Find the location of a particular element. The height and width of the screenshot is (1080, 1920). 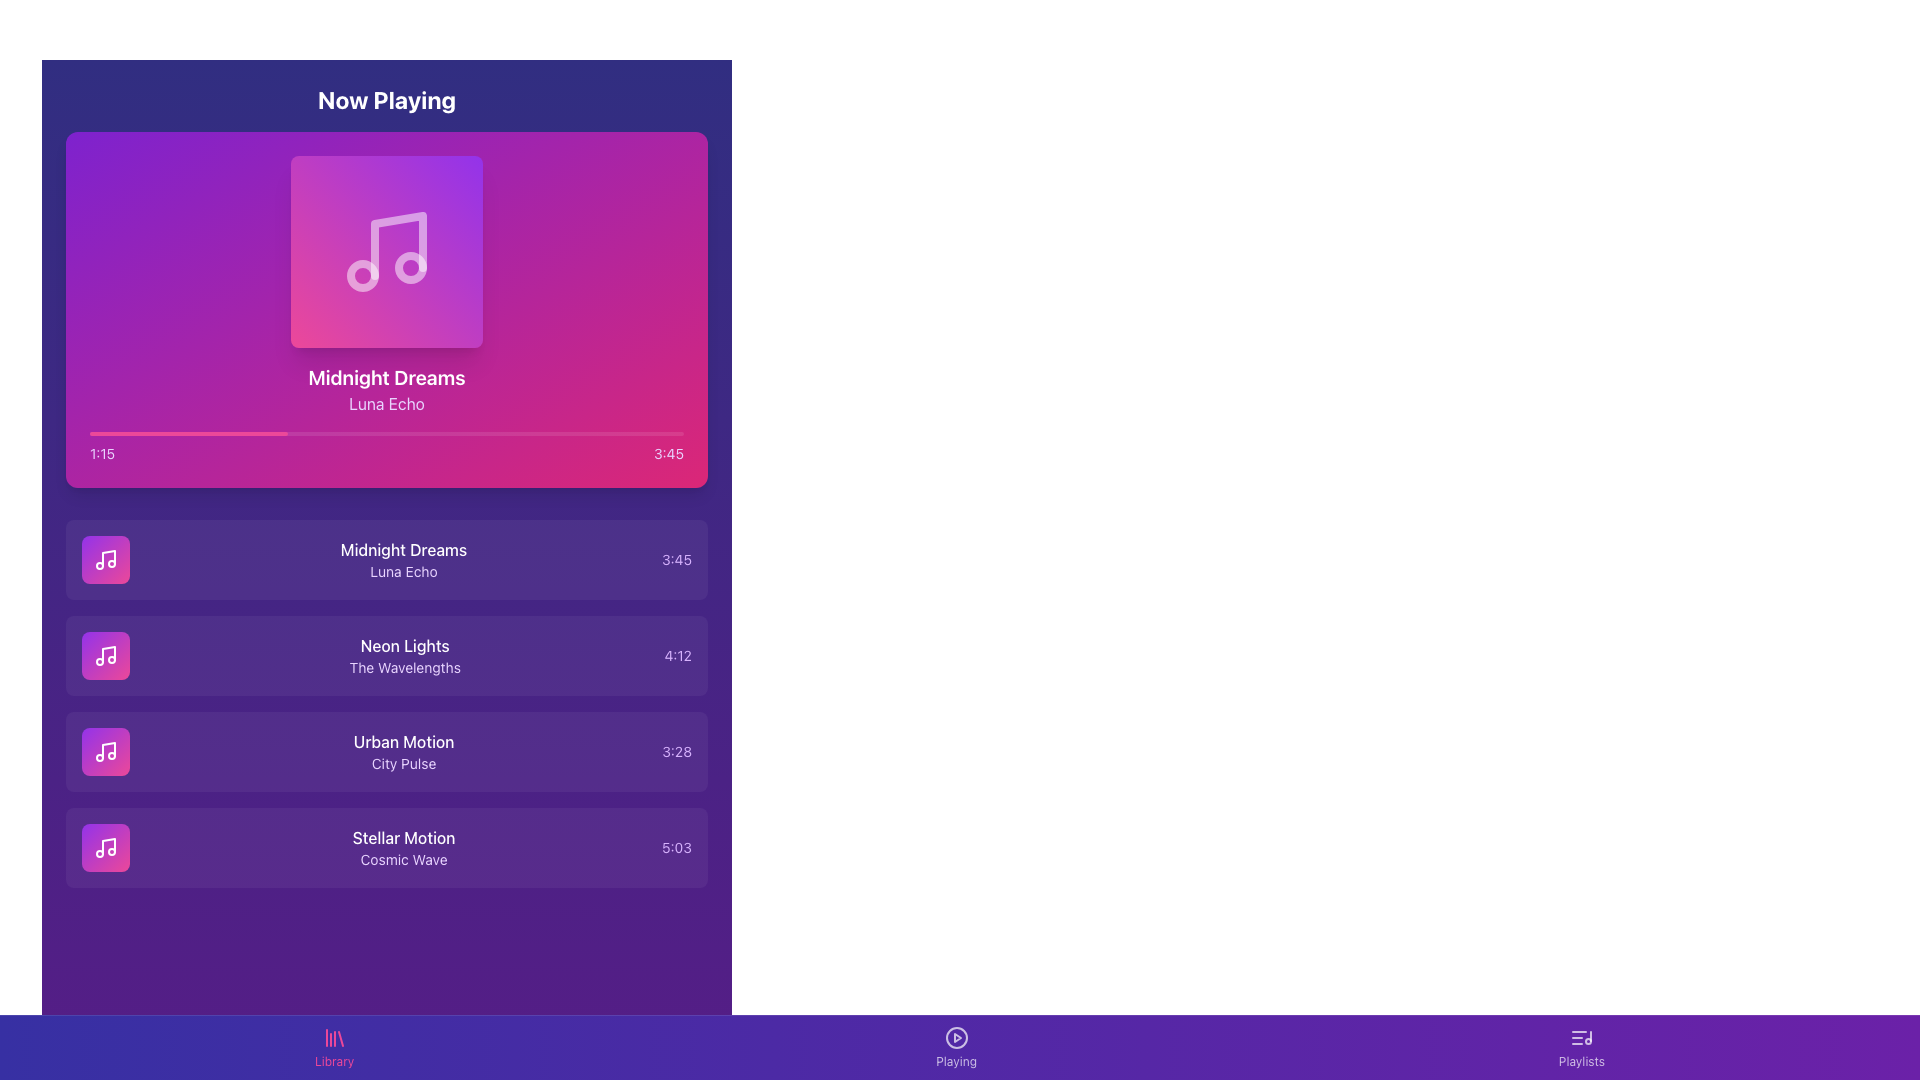

the second circle within the musical note icon, which is a decorative SVG component located to the lower left beside the stem of the note is located at coordinates (363, 276).